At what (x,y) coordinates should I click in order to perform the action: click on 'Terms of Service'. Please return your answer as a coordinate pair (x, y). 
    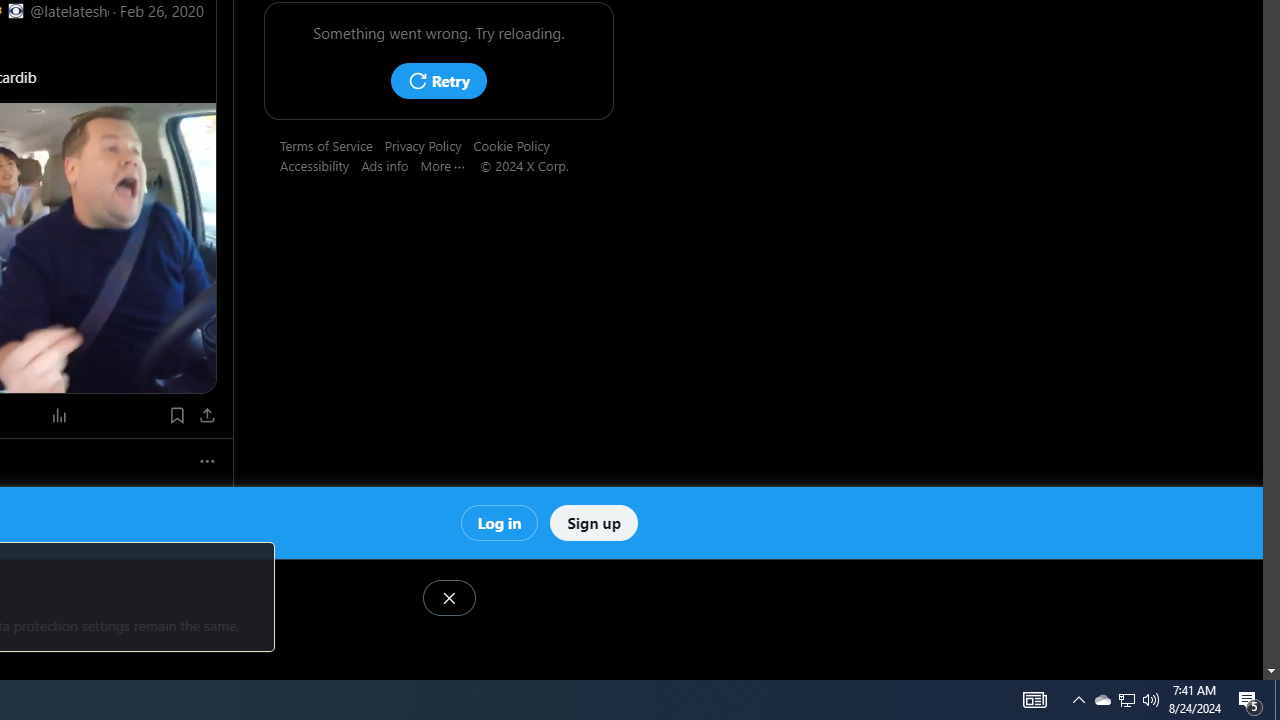
    Looking at the image, I should click on (332, 144).